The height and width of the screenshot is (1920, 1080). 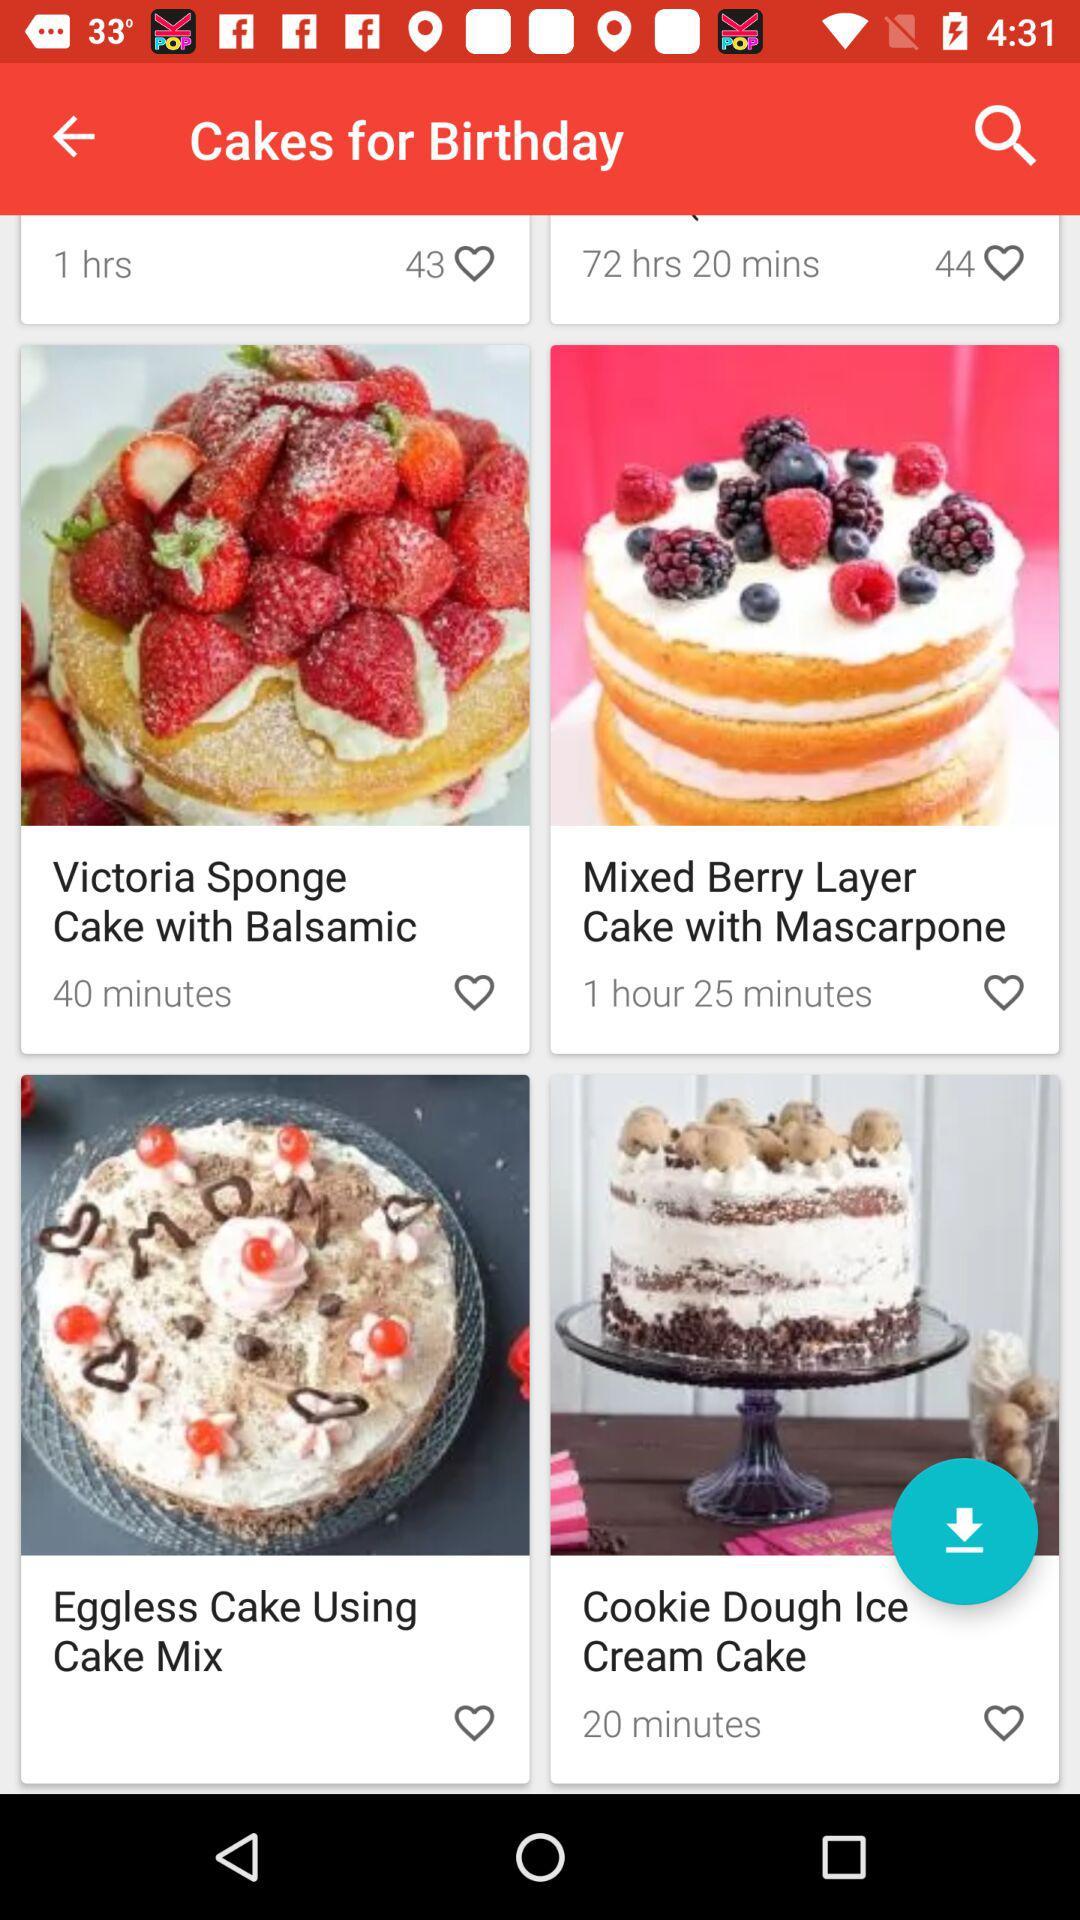 What do you see at coordinates (1006, 135) in the screenshot?
I see `item next to cakes for birthday item` at bounding box center [1006, 135].